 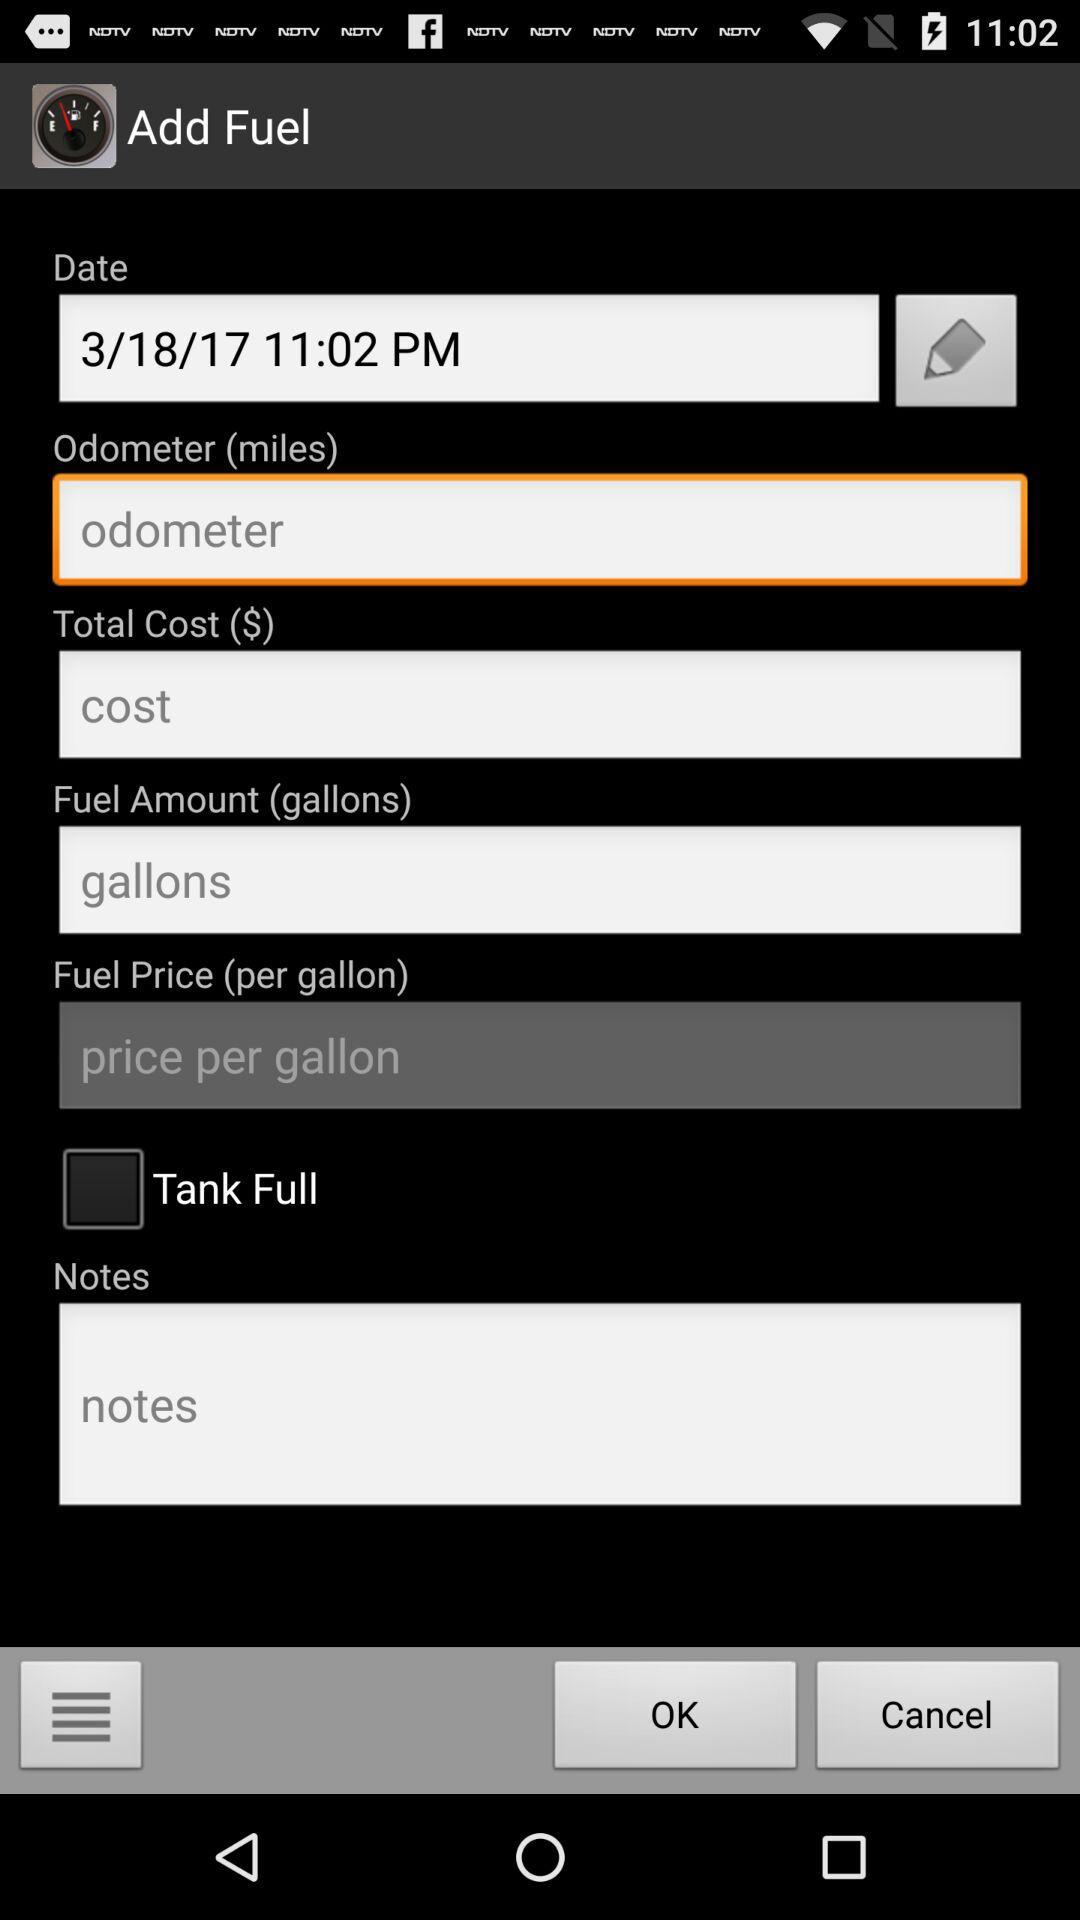 What do you see at coordinates (540, 710) in the screenshot?
I see `space for price` at bounding box center [540, 710].